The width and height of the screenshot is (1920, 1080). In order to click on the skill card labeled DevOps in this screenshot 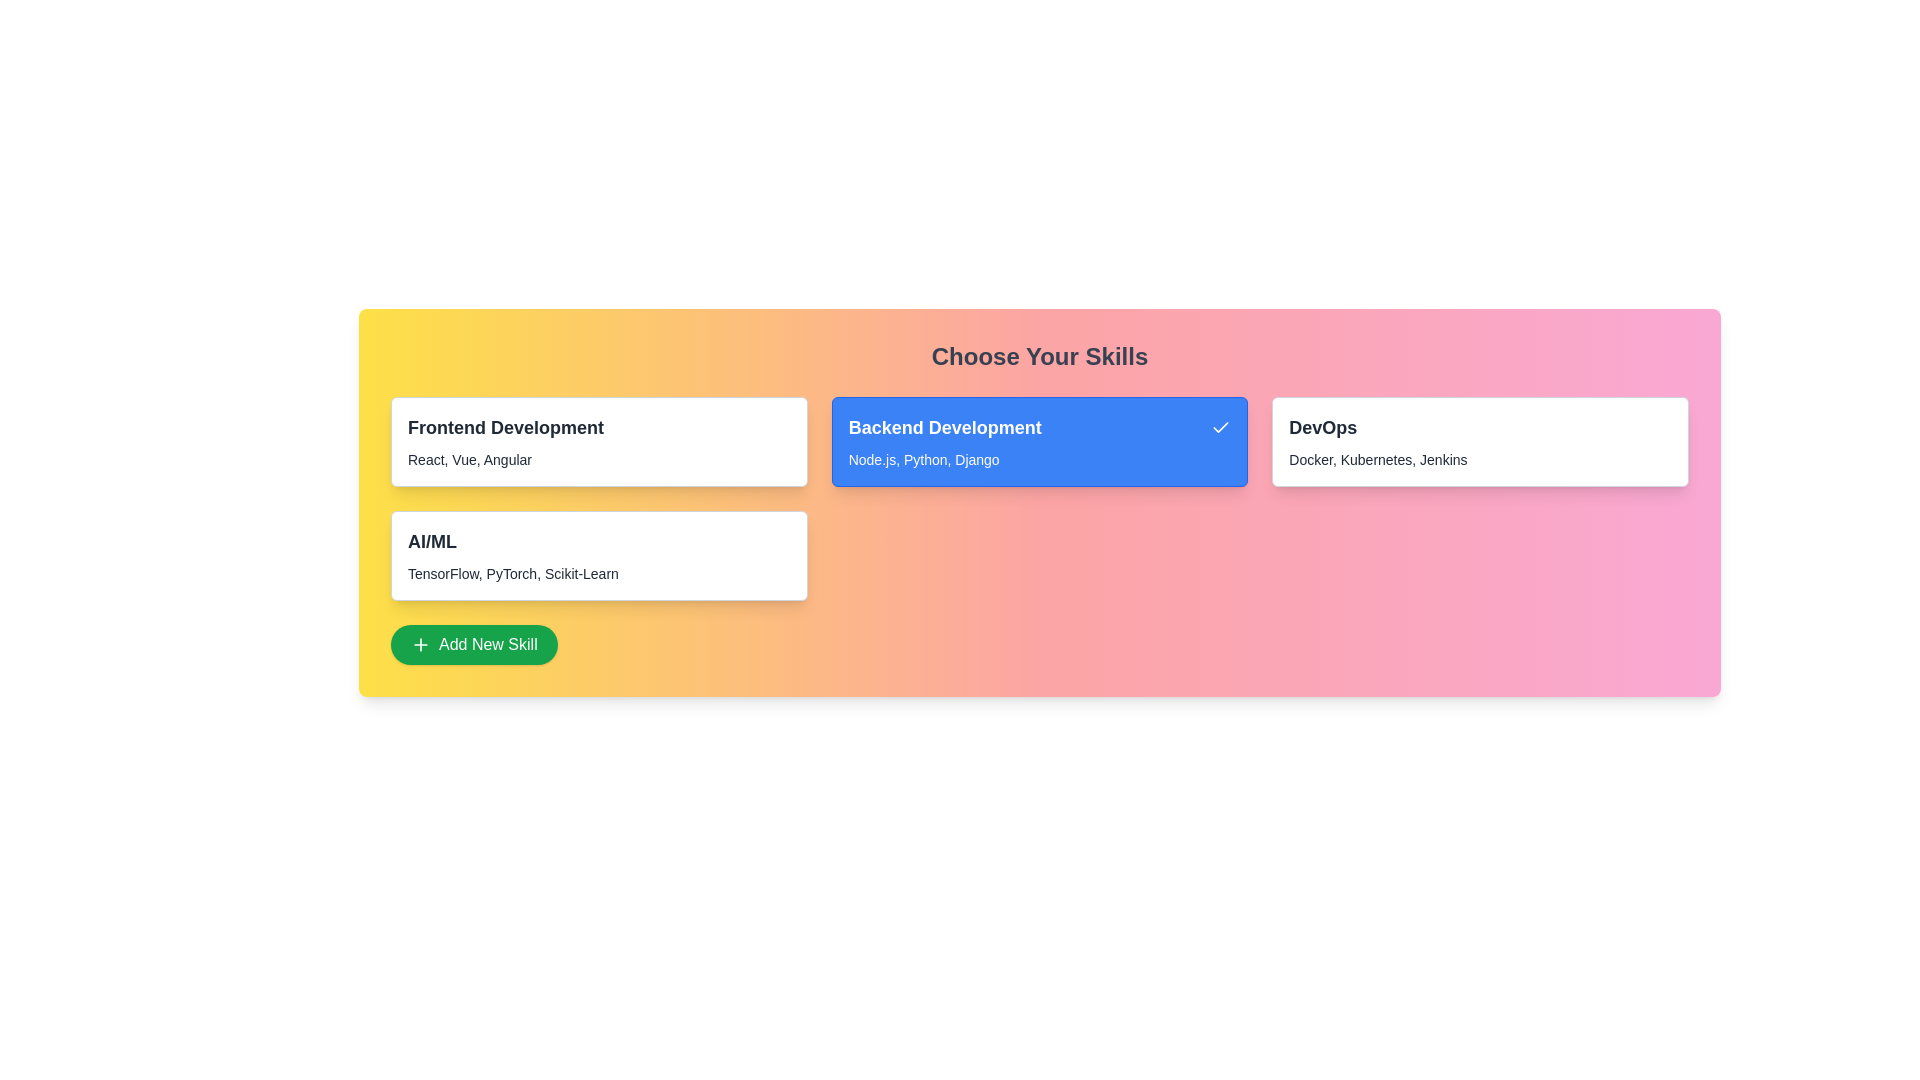, I will do `click(1480, 441)`.